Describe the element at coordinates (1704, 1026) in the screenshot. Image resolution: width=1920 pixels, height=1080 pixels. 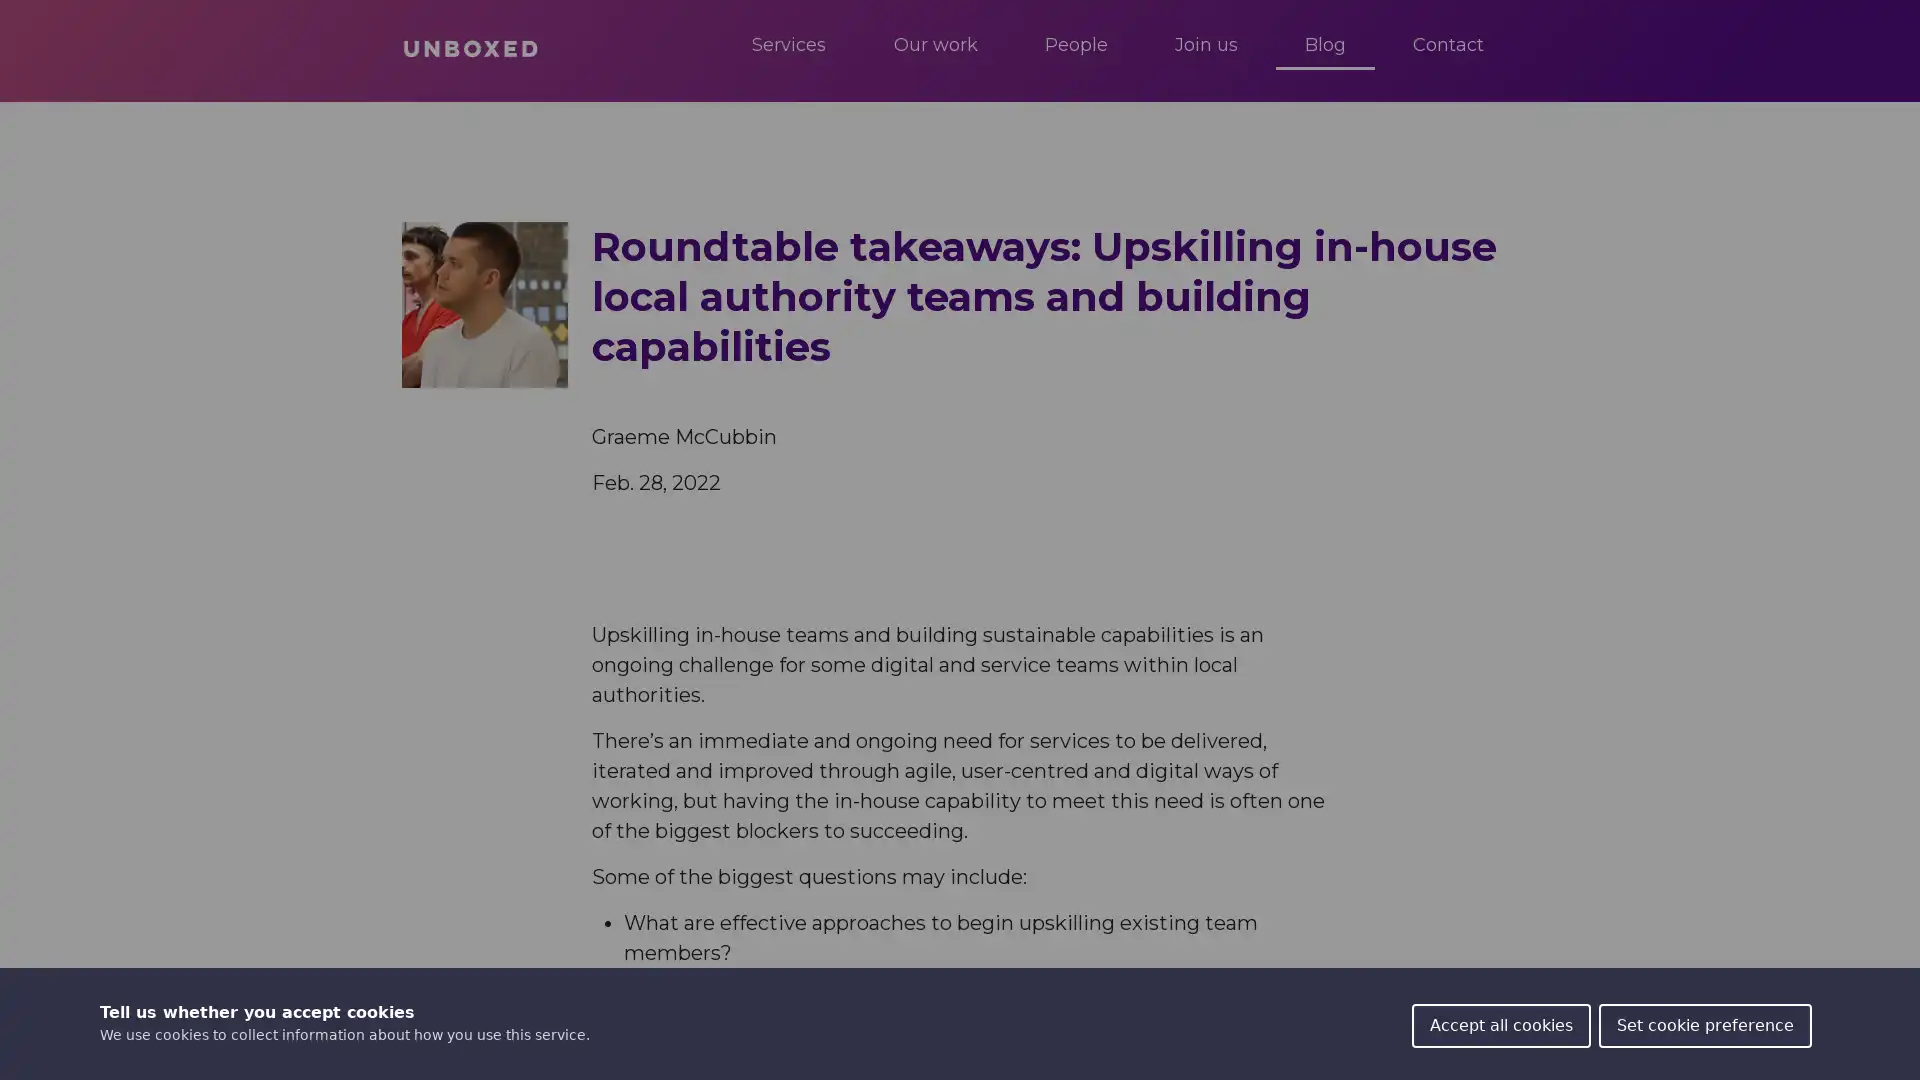
I see `Set cookie preference` at that location.